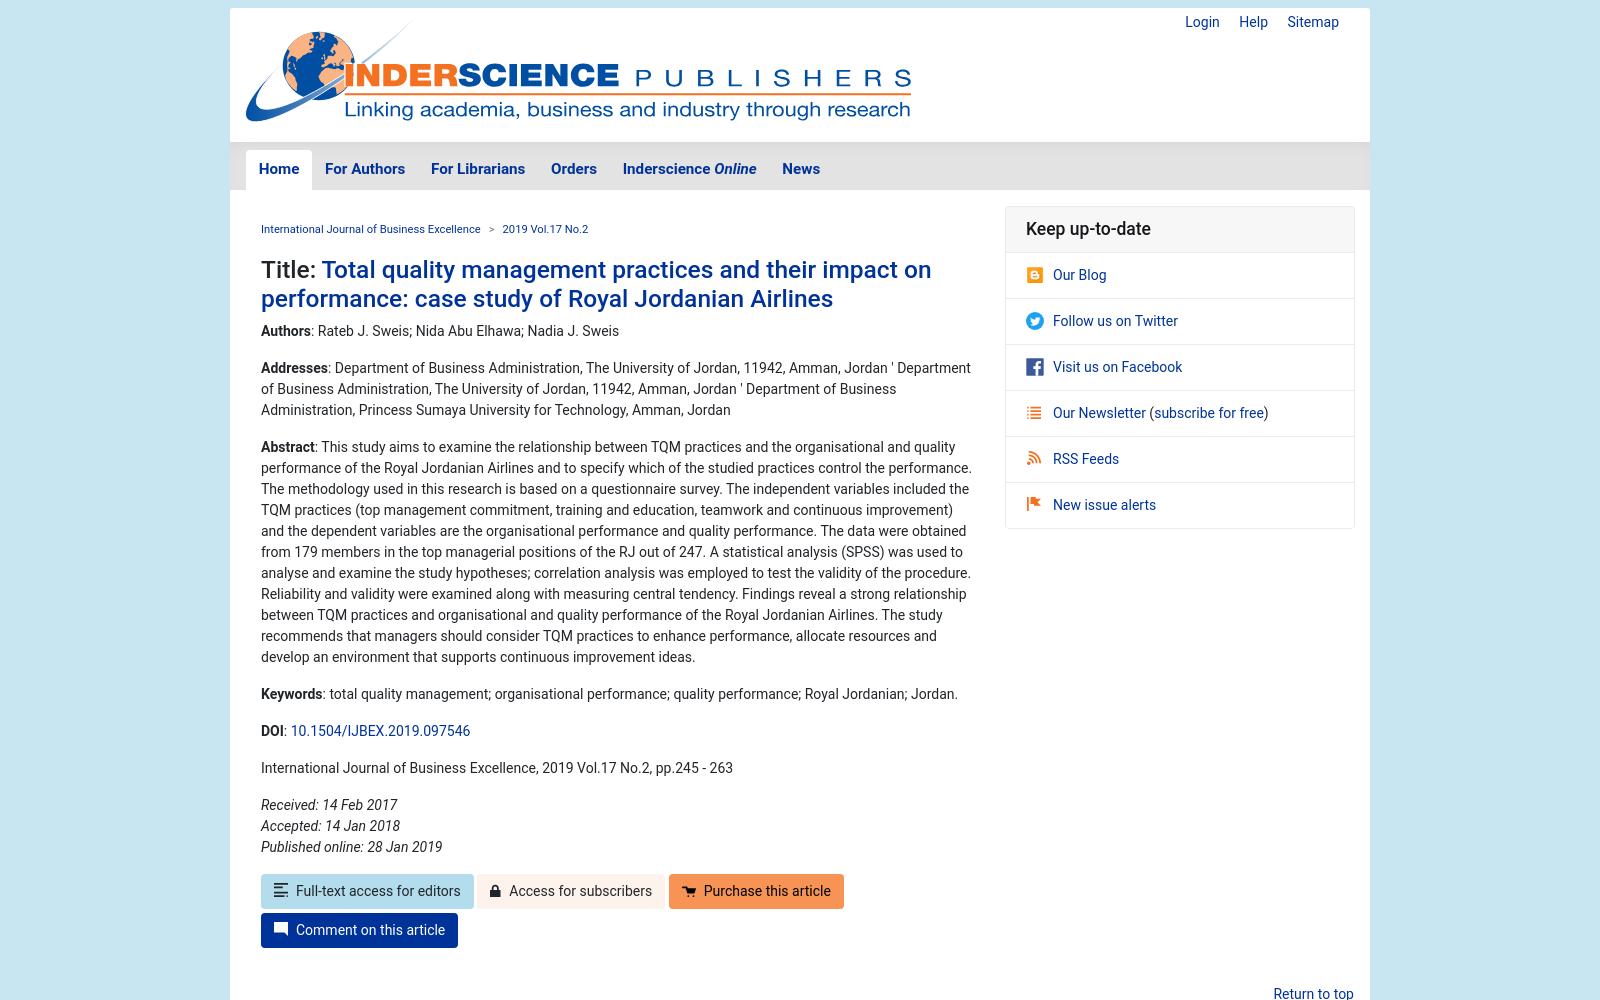 The width and height of the screenshot is (1600, 1000). What do you see at coordinates (1200, 22) in the screenshot?
I see `'Login'` at bounding box center [1200, 22].